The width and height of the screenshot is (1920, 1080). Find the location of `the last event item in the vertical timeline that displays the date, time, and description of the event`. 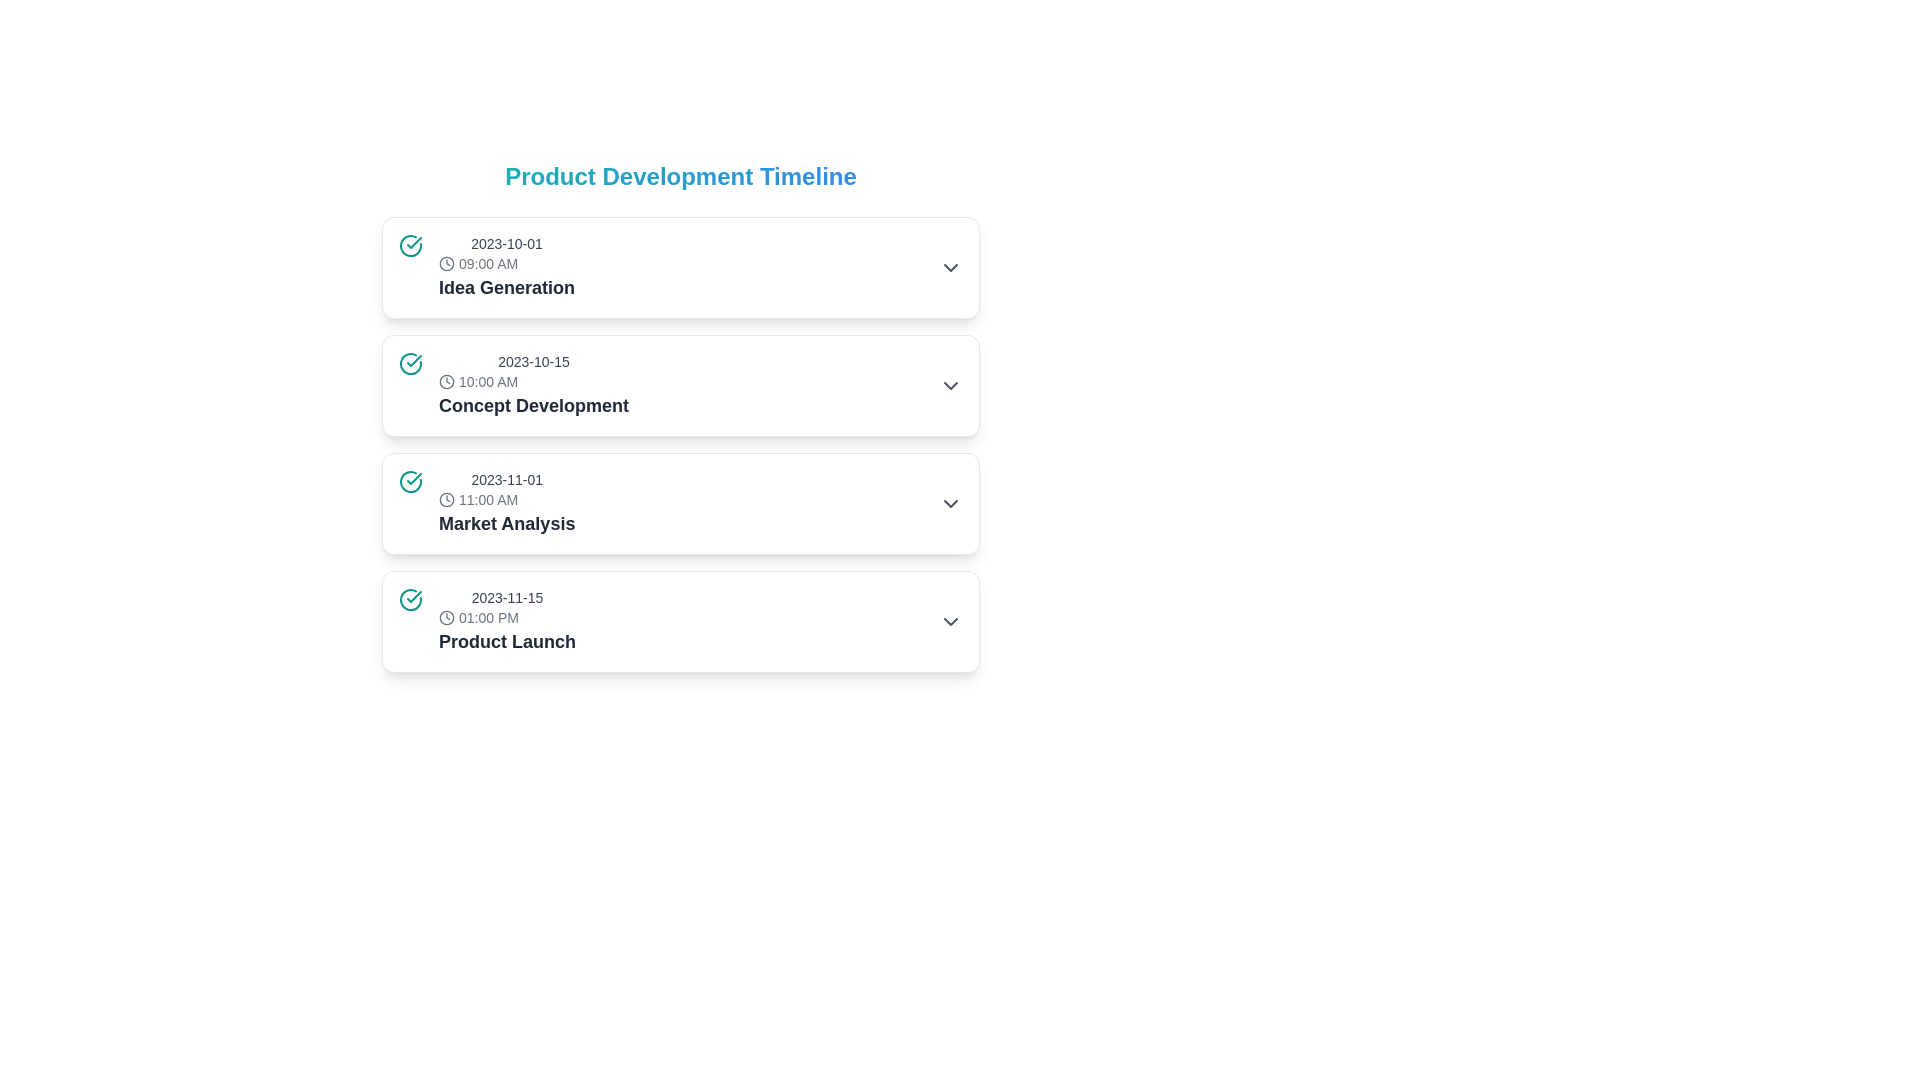

the last event item in the vertical timeline that displays the date, time, and description of the event is located at coordinates (487, 620).